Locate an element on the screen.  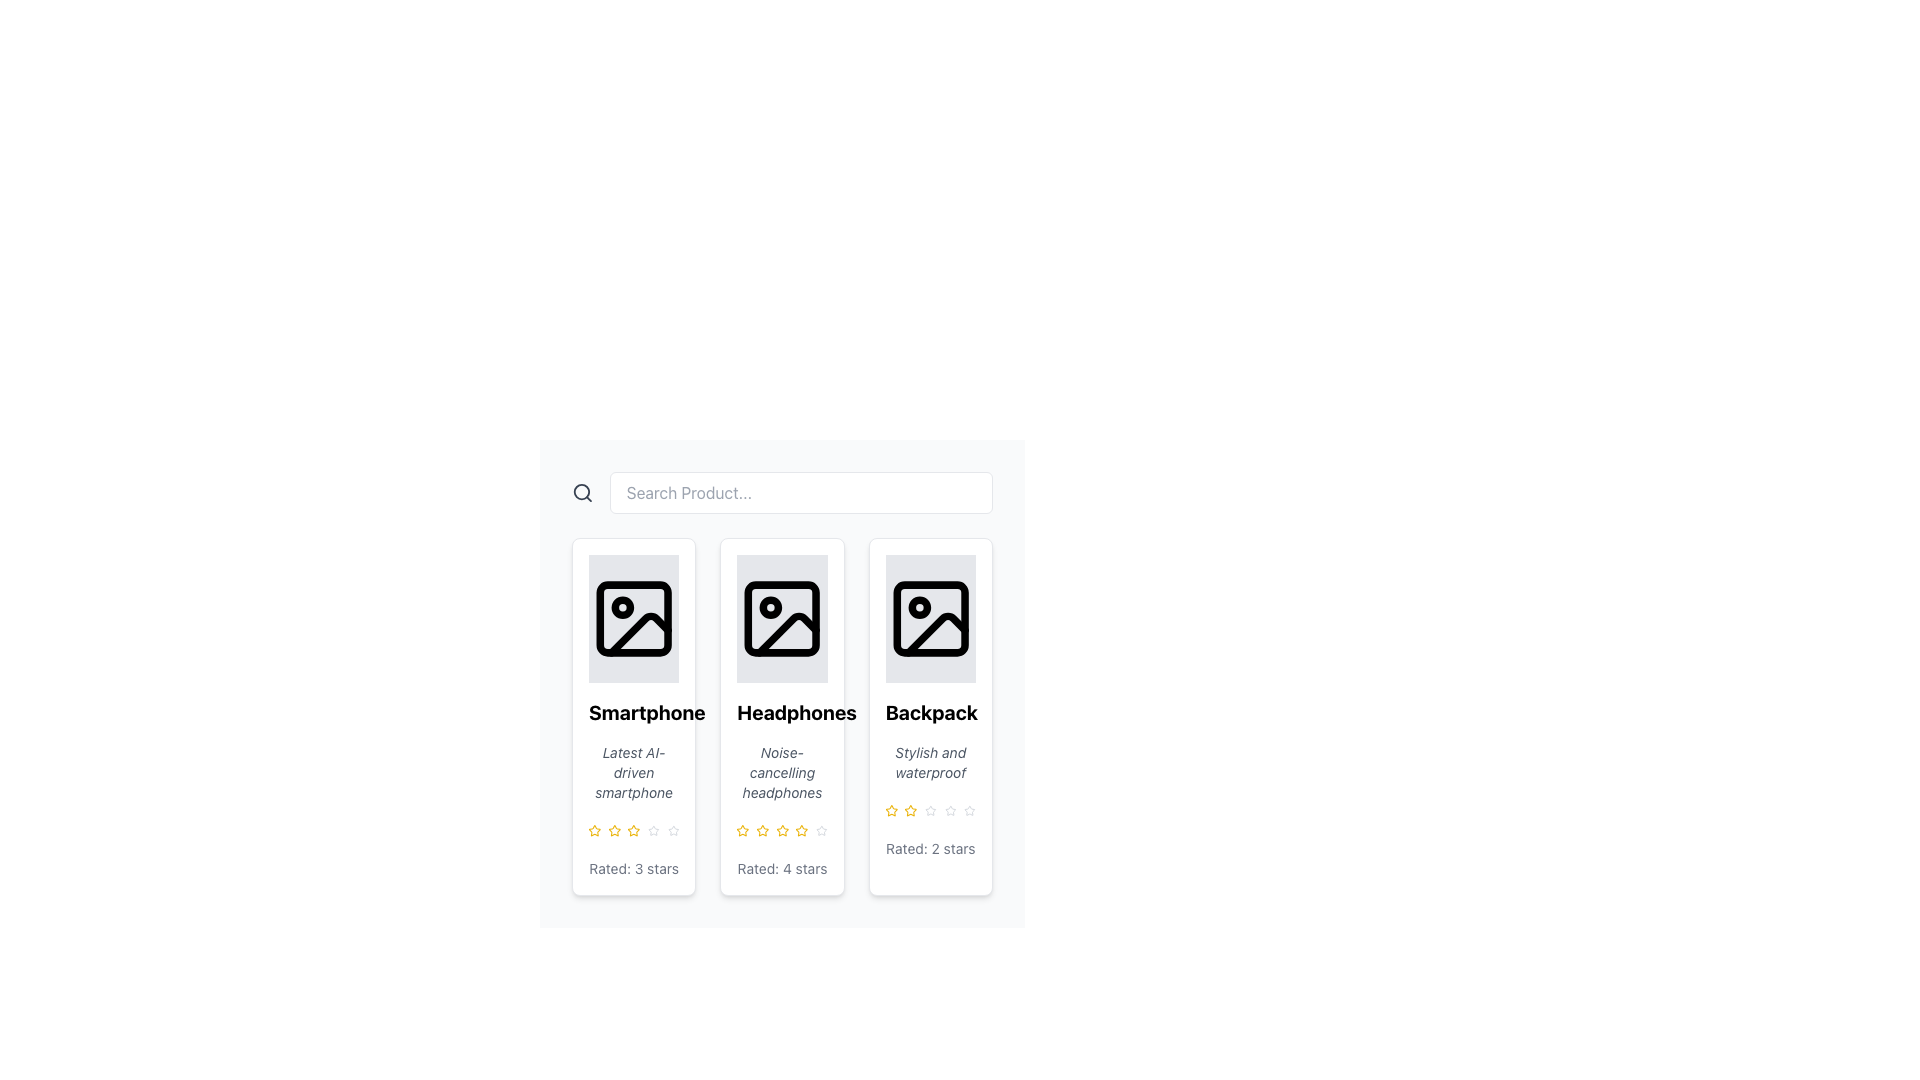
the second yellow star icon in the rating section beneath the 'Backpack' product card is located at coordinates (890, 810).